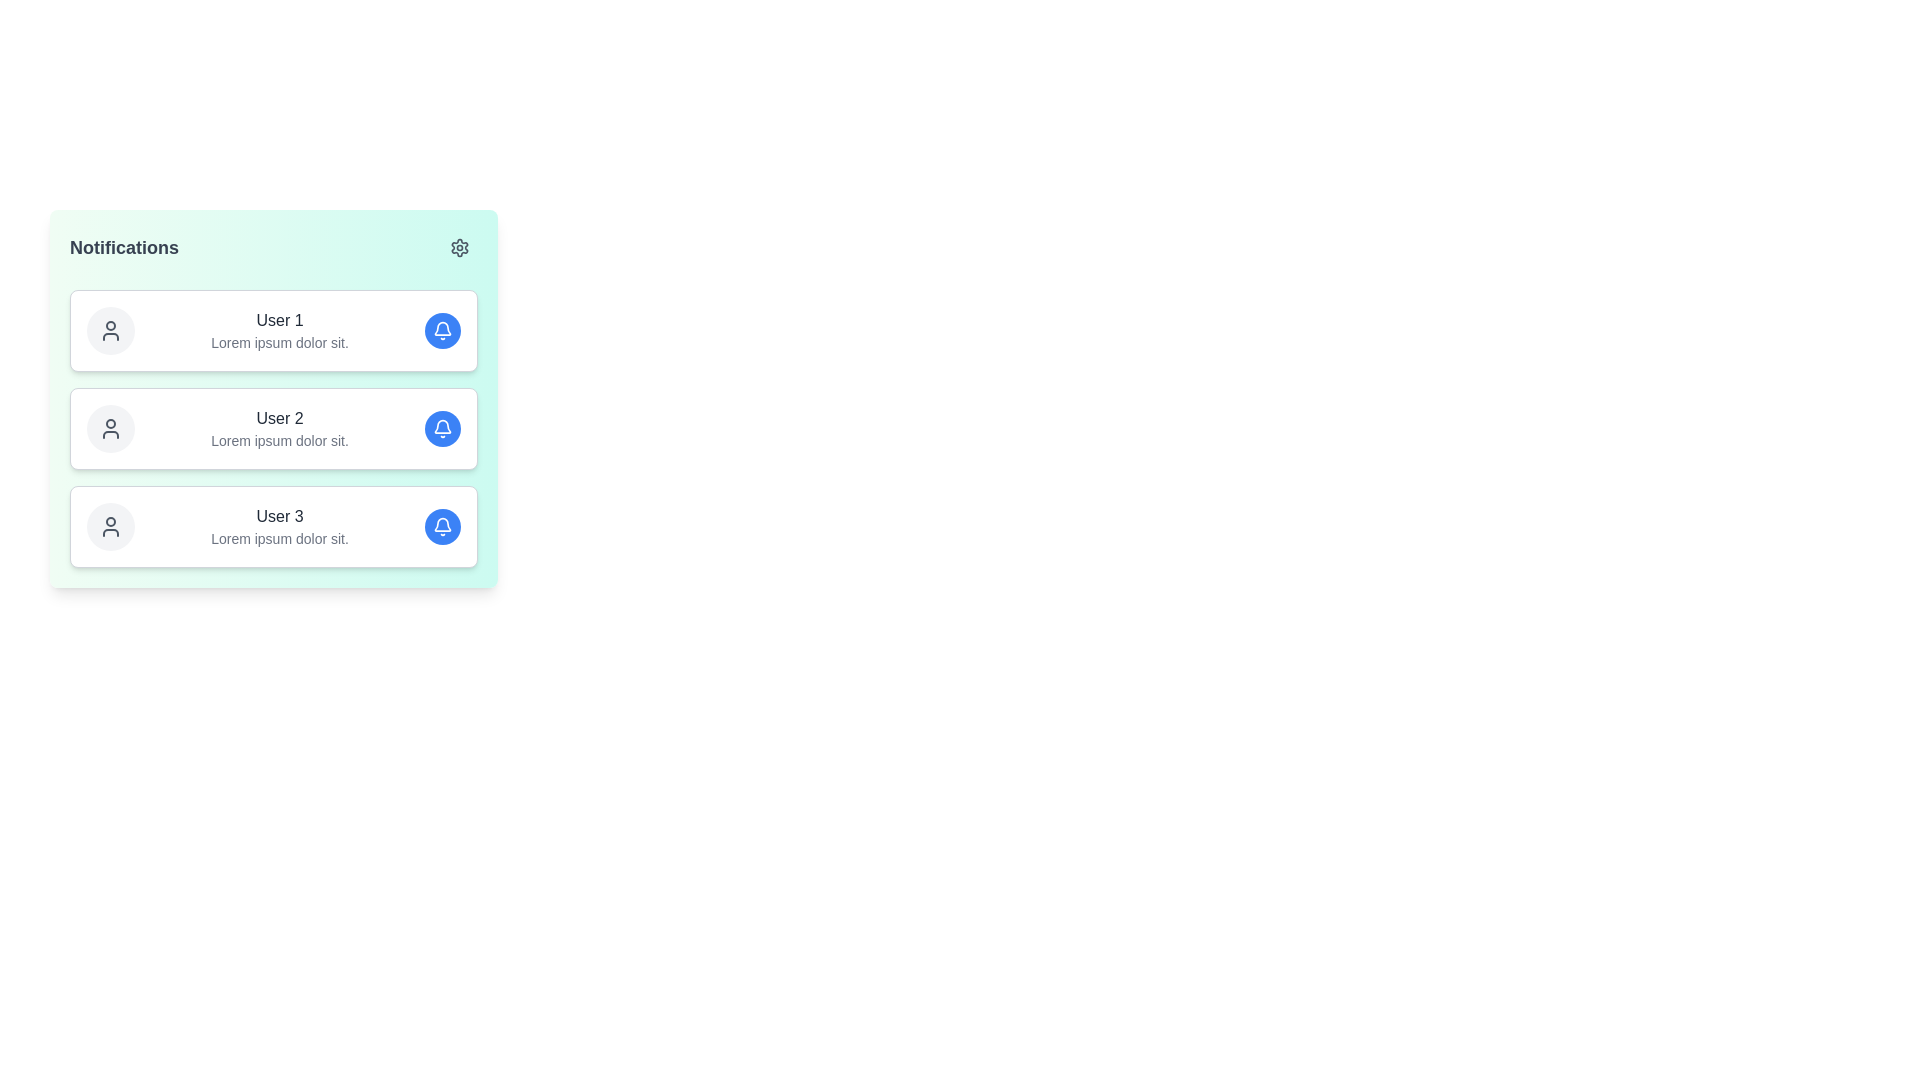 The image size is (1920, 1080). Describe the element at coordinates (109, 427) in the screenshot. I see `the user profile icon associated with 'User 2' in the notification card, positioned to the left of the text information` at that location.